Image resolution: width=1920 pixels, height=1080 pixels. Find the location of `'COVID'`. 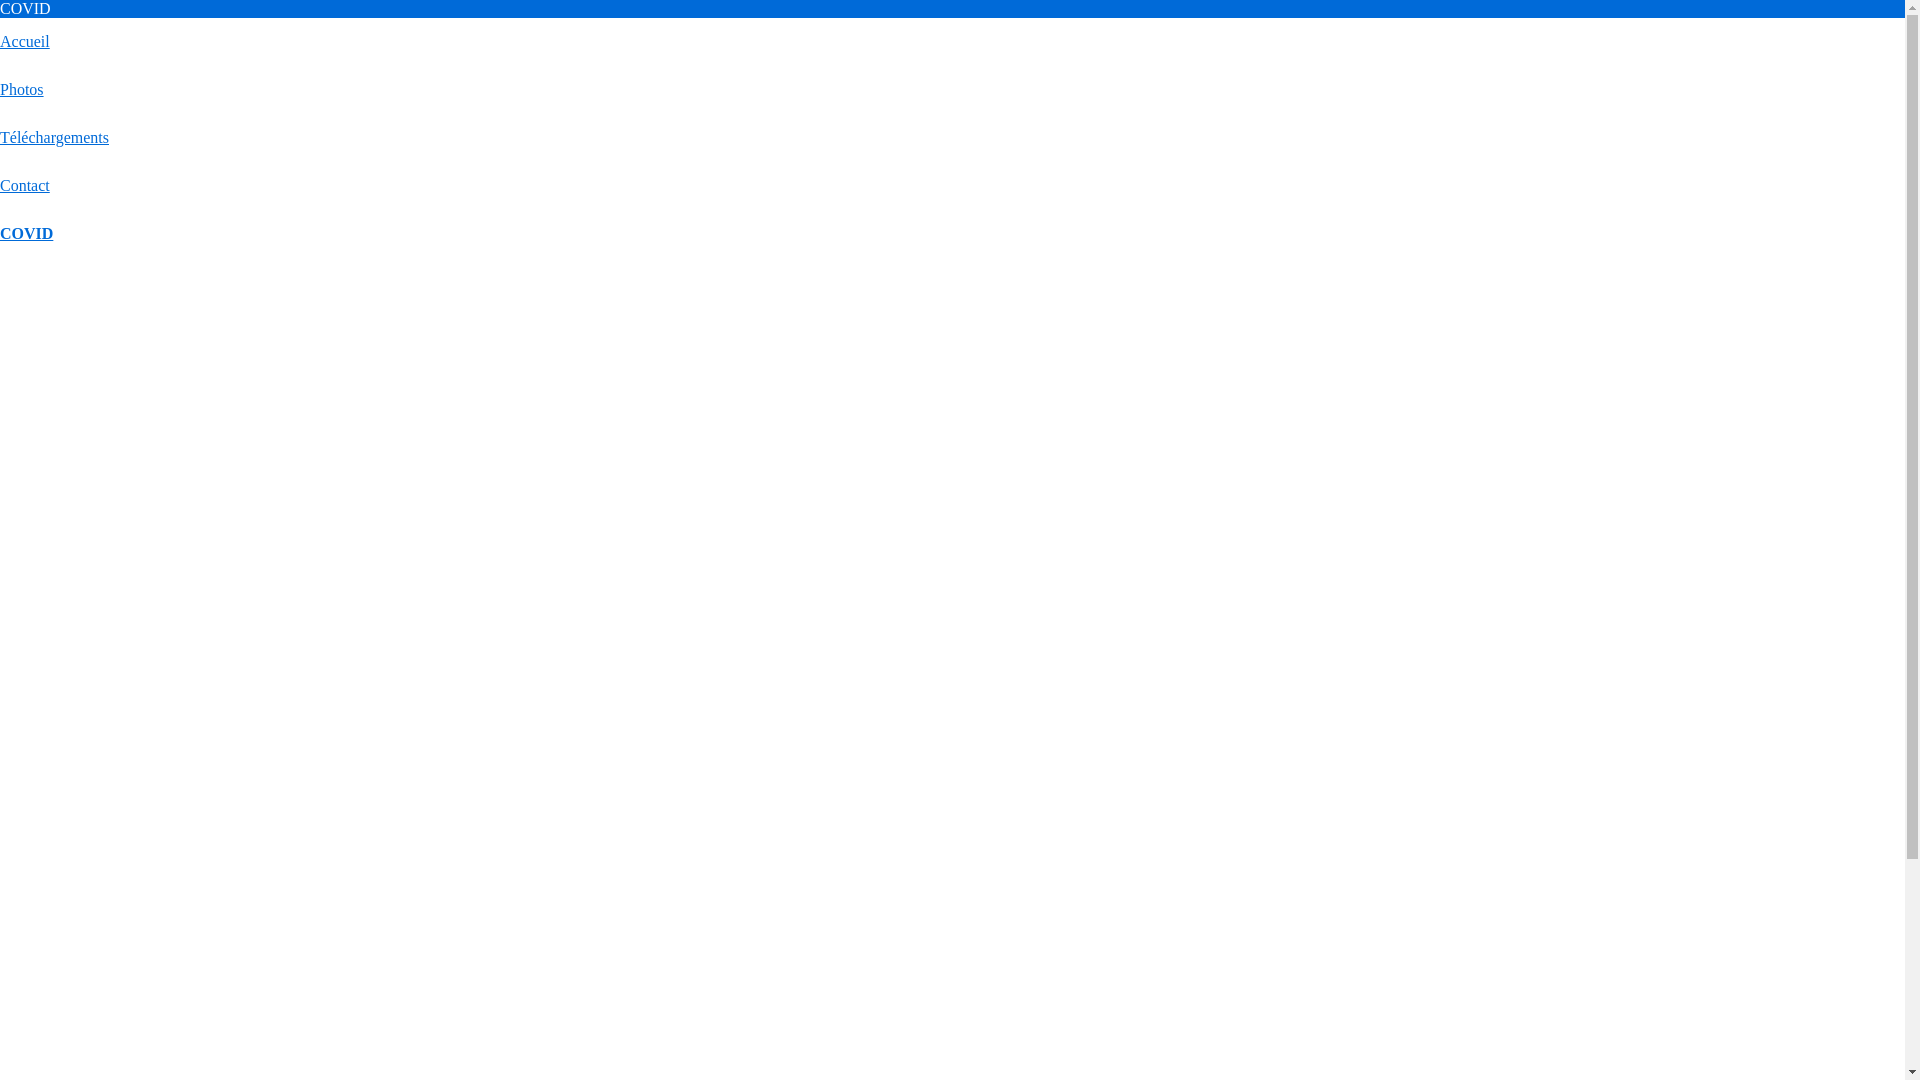

'COVID' is located at coordinates (26, 232).